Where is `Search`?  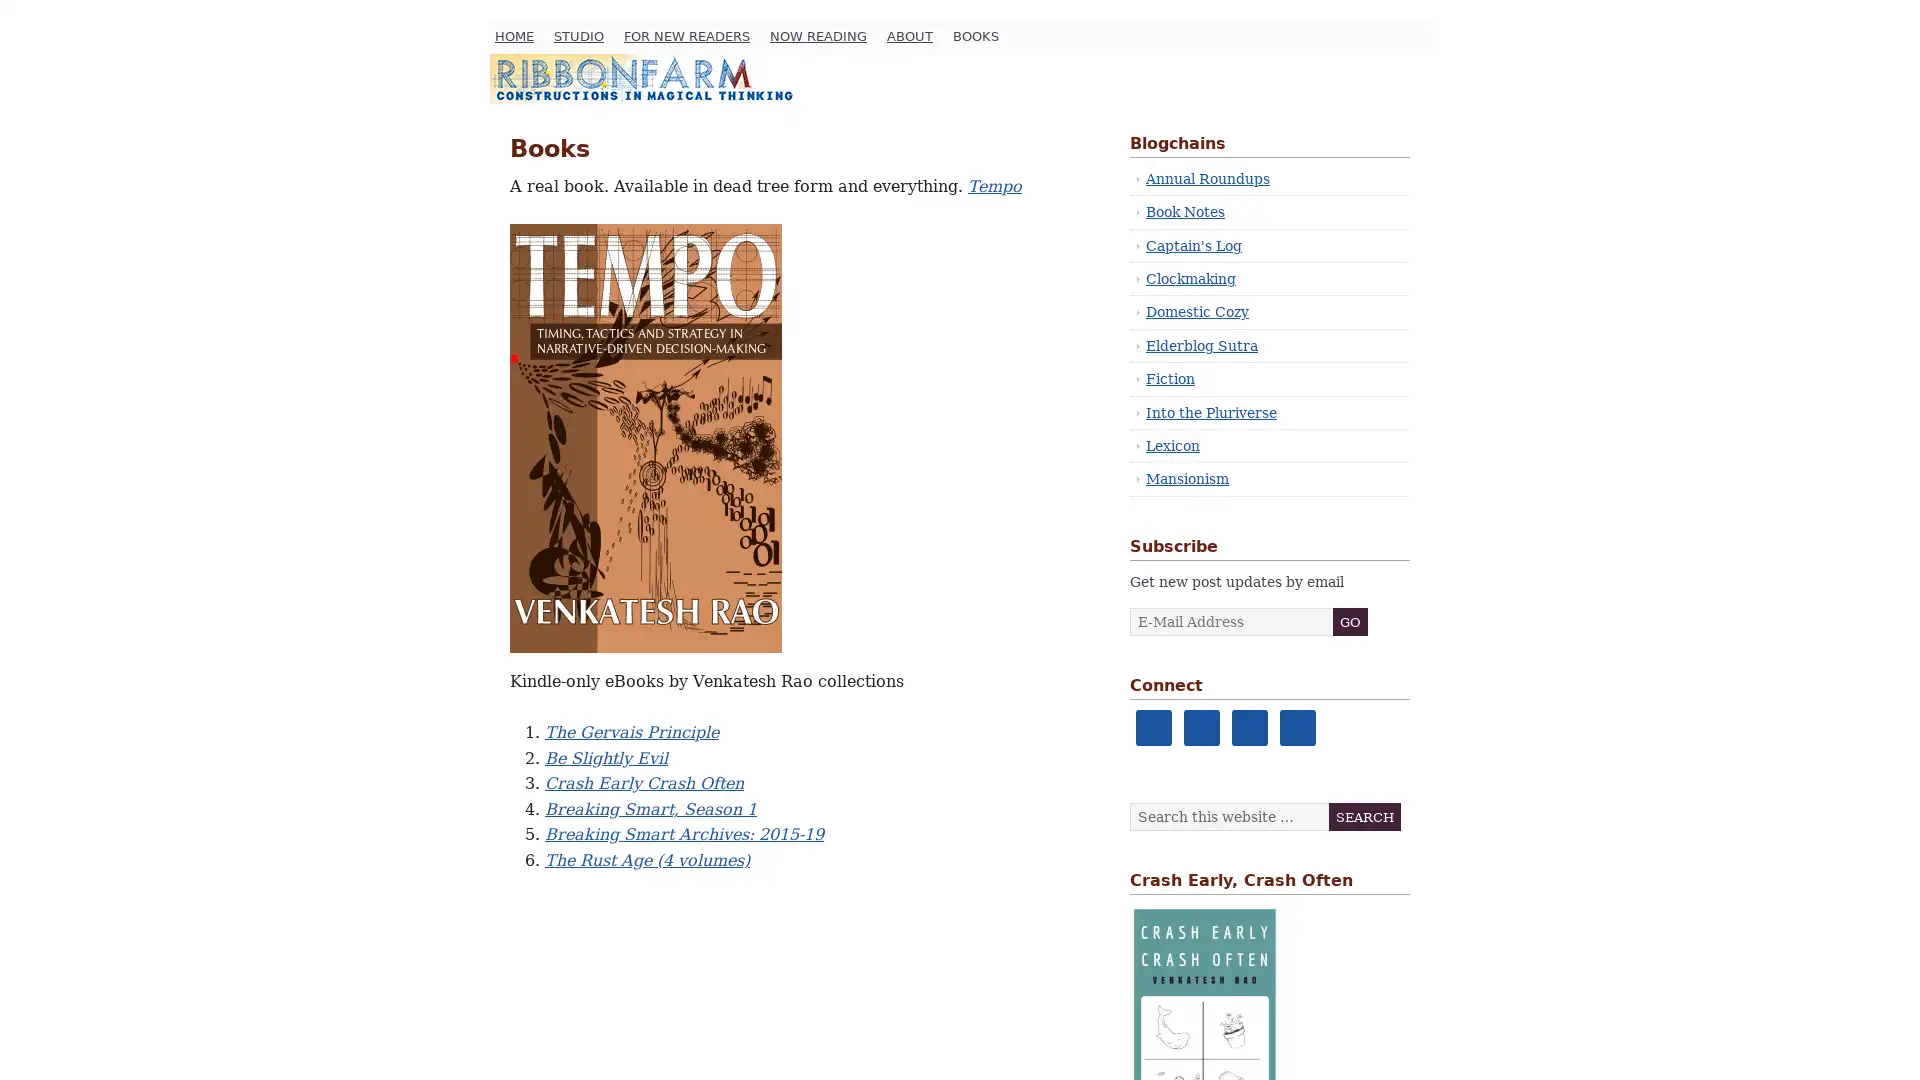
Search is located at coordinates (1363, 817).